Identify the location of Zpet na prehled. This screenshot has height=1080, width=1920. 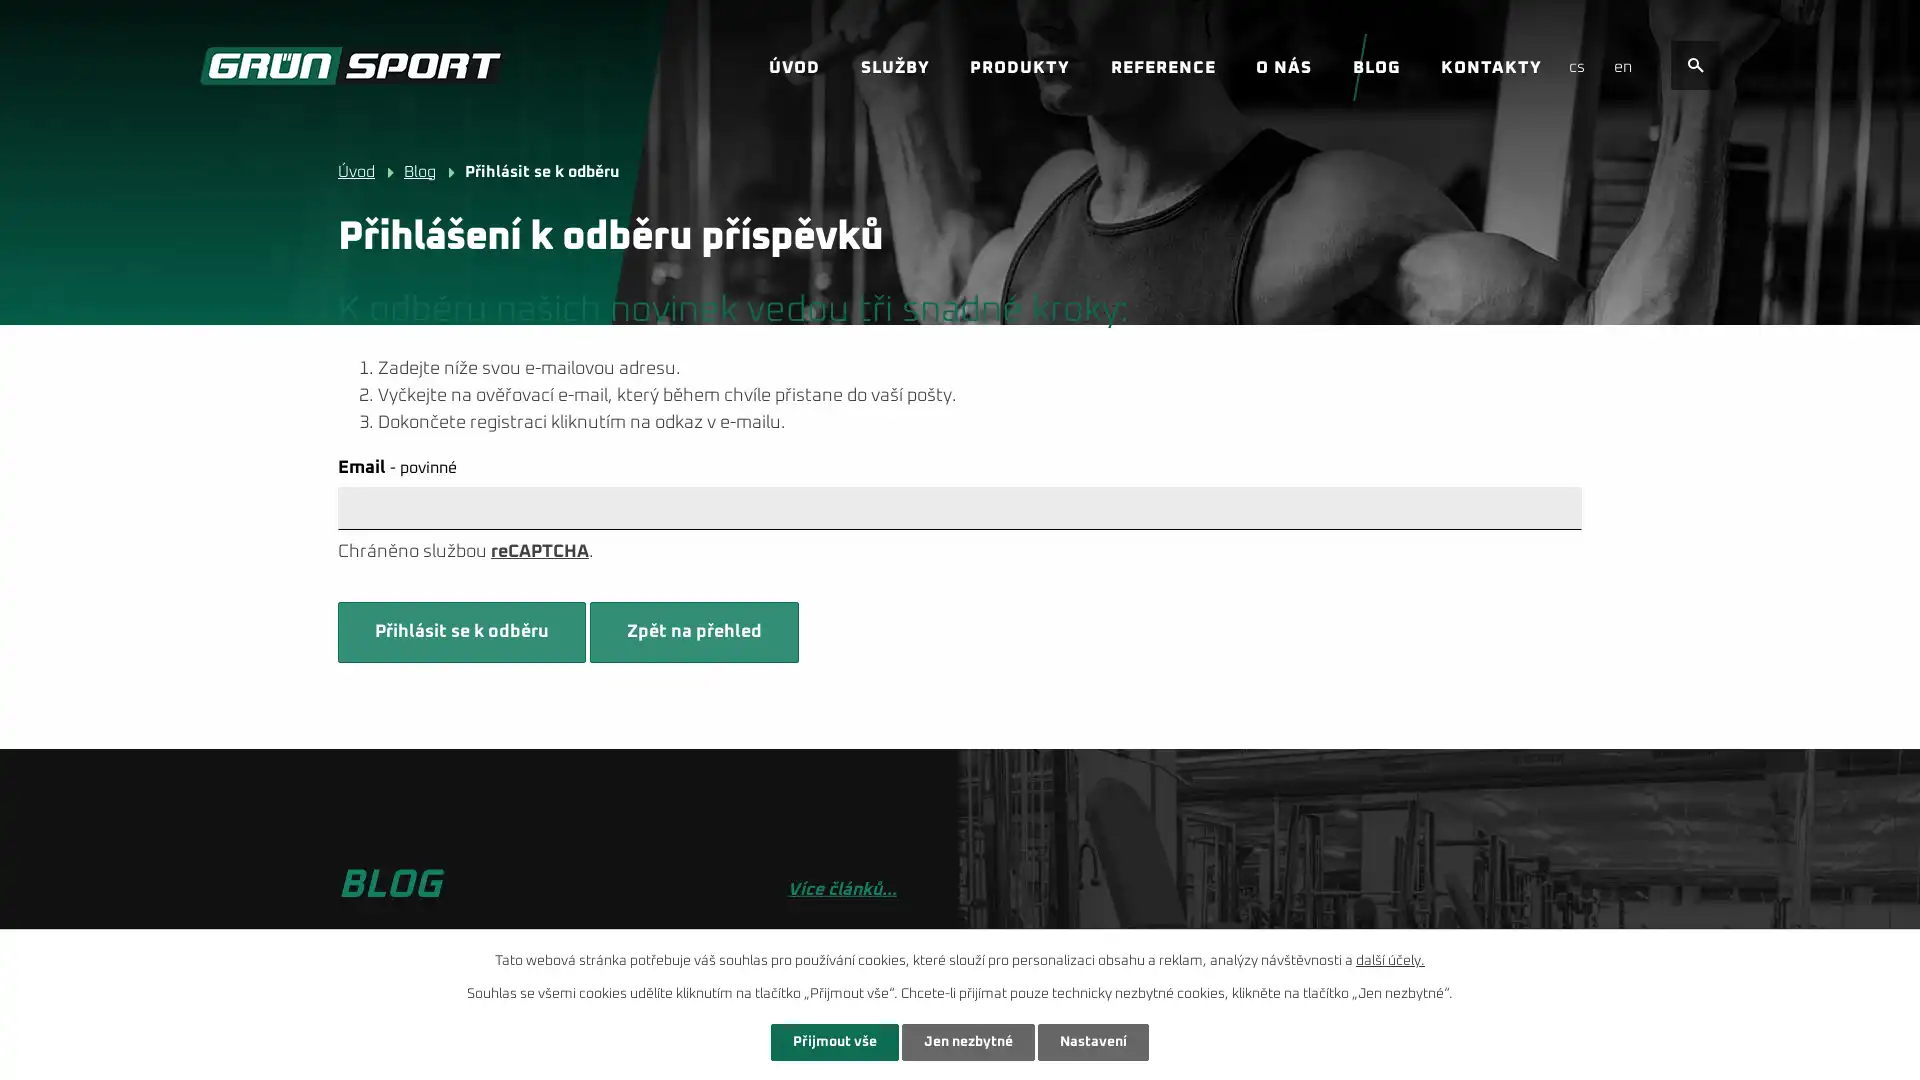
(694, 632).